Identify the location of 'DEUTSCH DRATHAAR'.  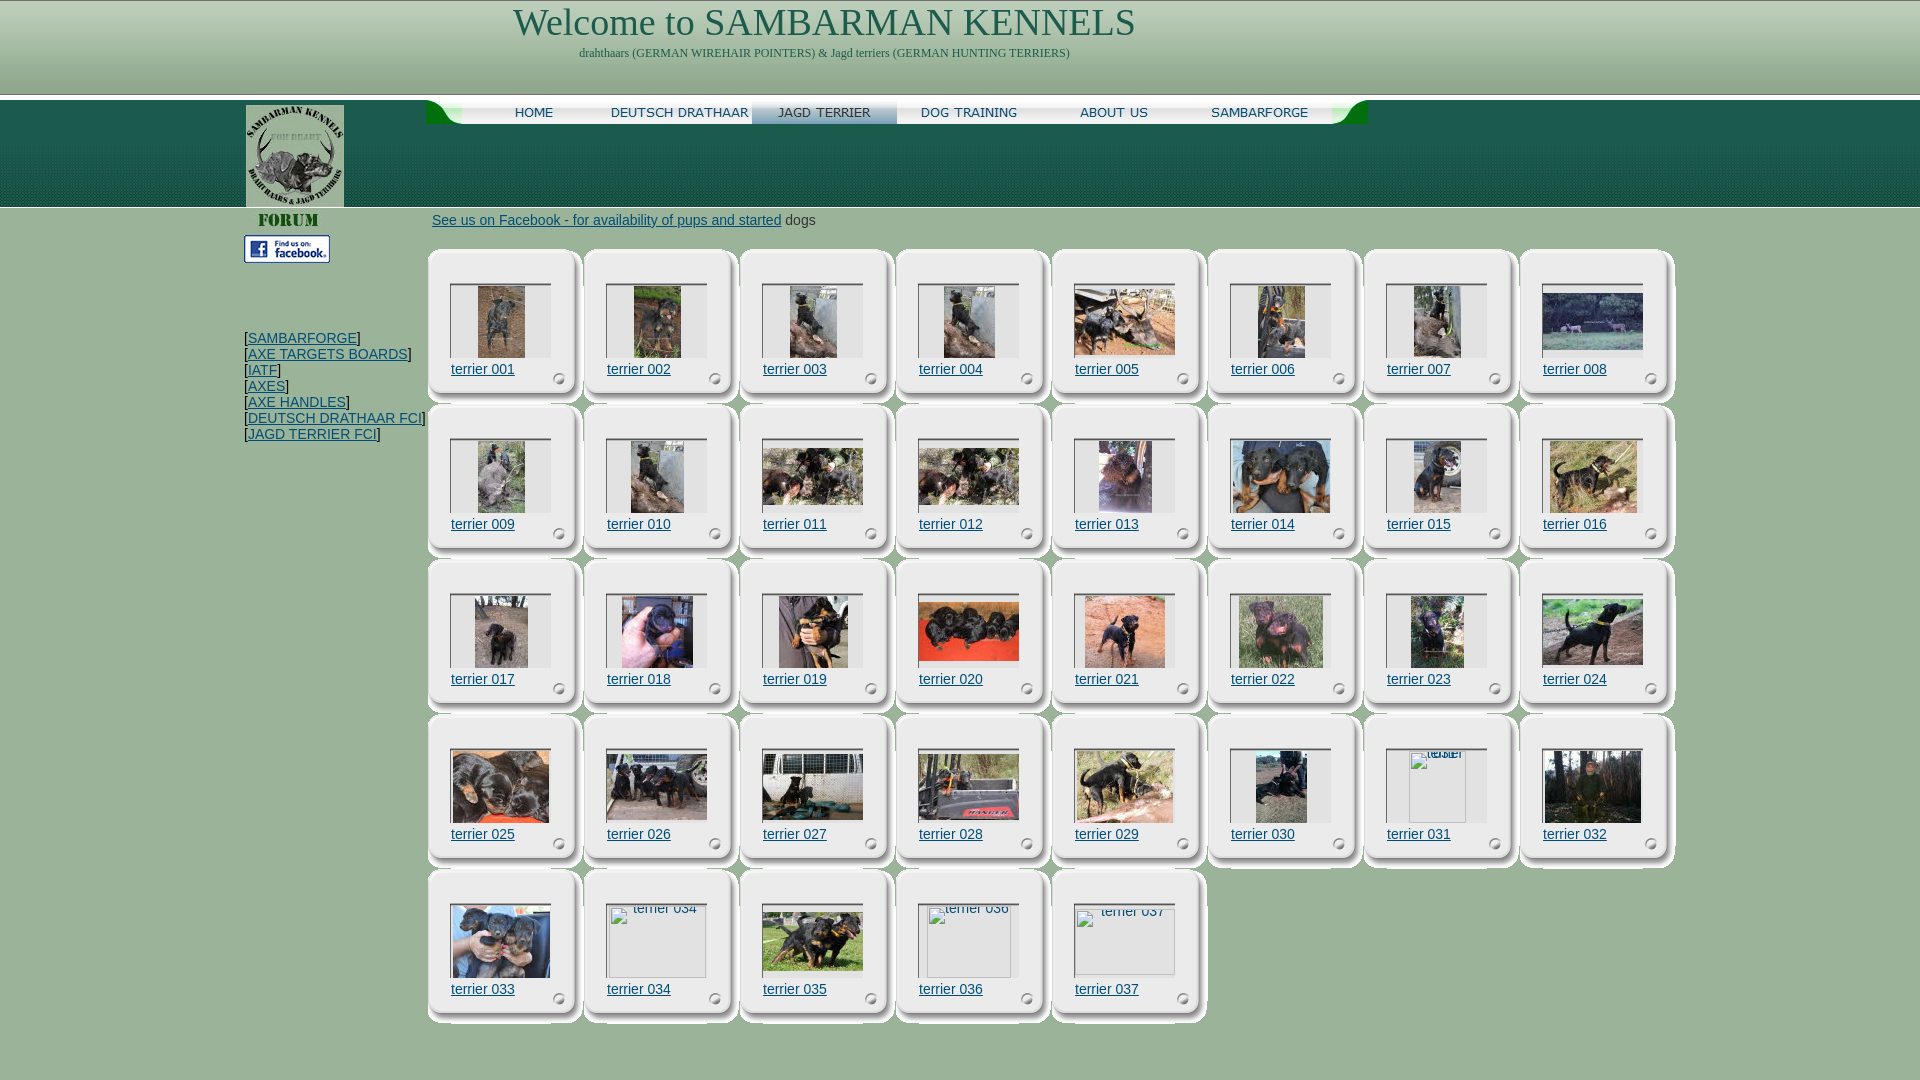
(679, 111).